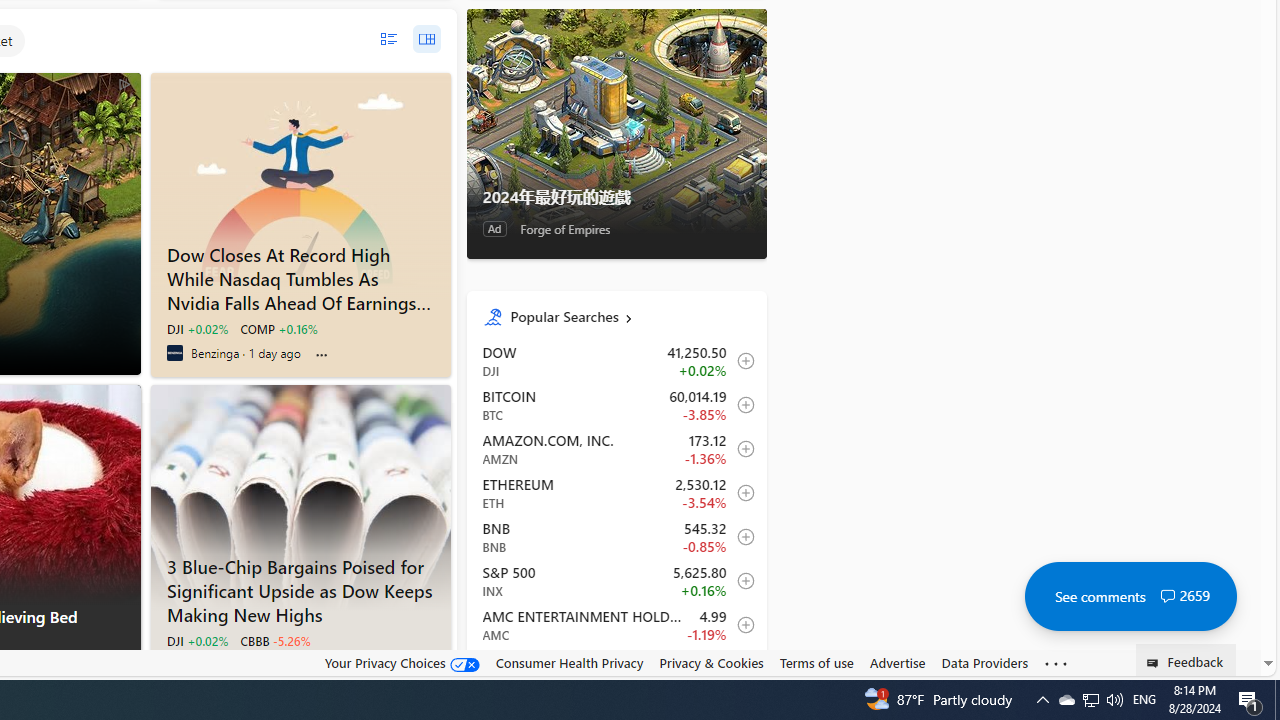 This screenshot has height=720, width=1280. Describe the element at coordinates (1156, 663) in the screenshot. I see `'Class: feedback_link_icon-DS-EntryPoint1-1'` at that location.